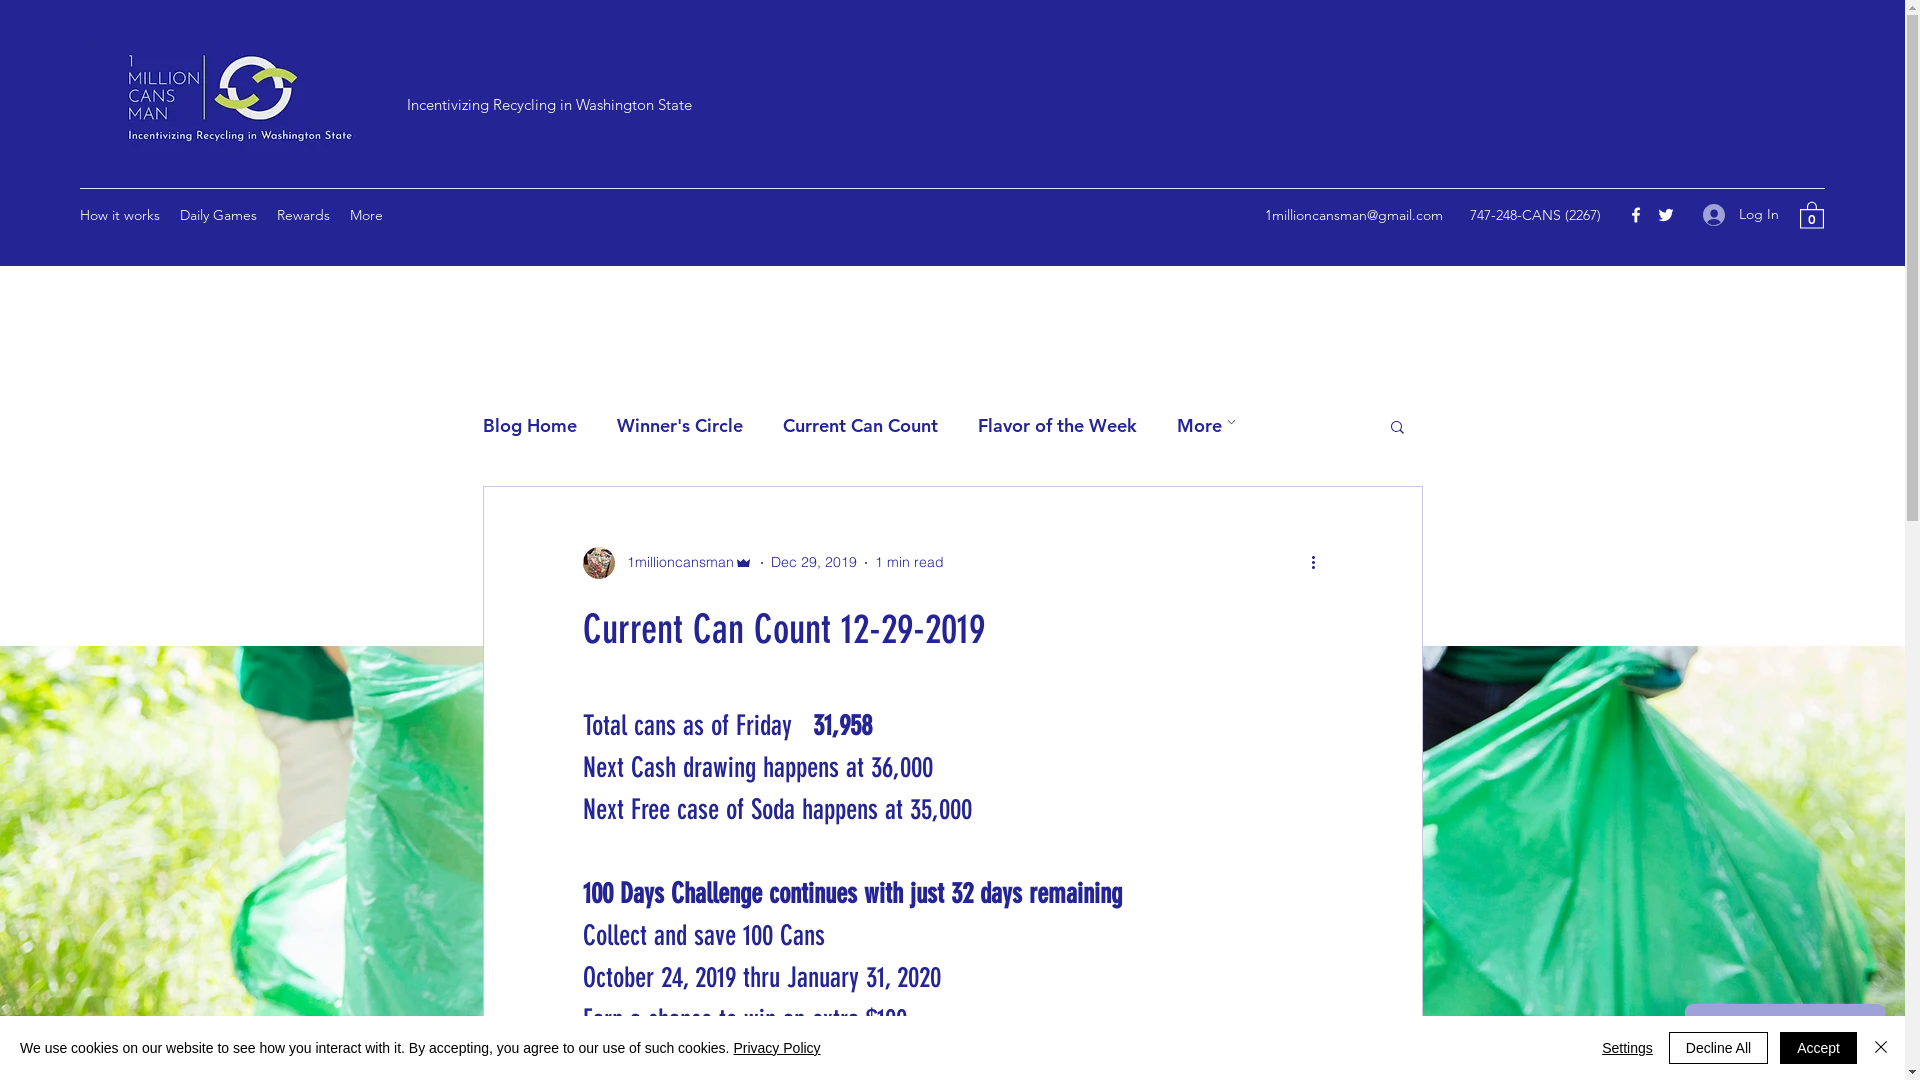  Describe the element at coordinates (859, 424) in the screenshot. I see `'Current Can Count'` at that location.